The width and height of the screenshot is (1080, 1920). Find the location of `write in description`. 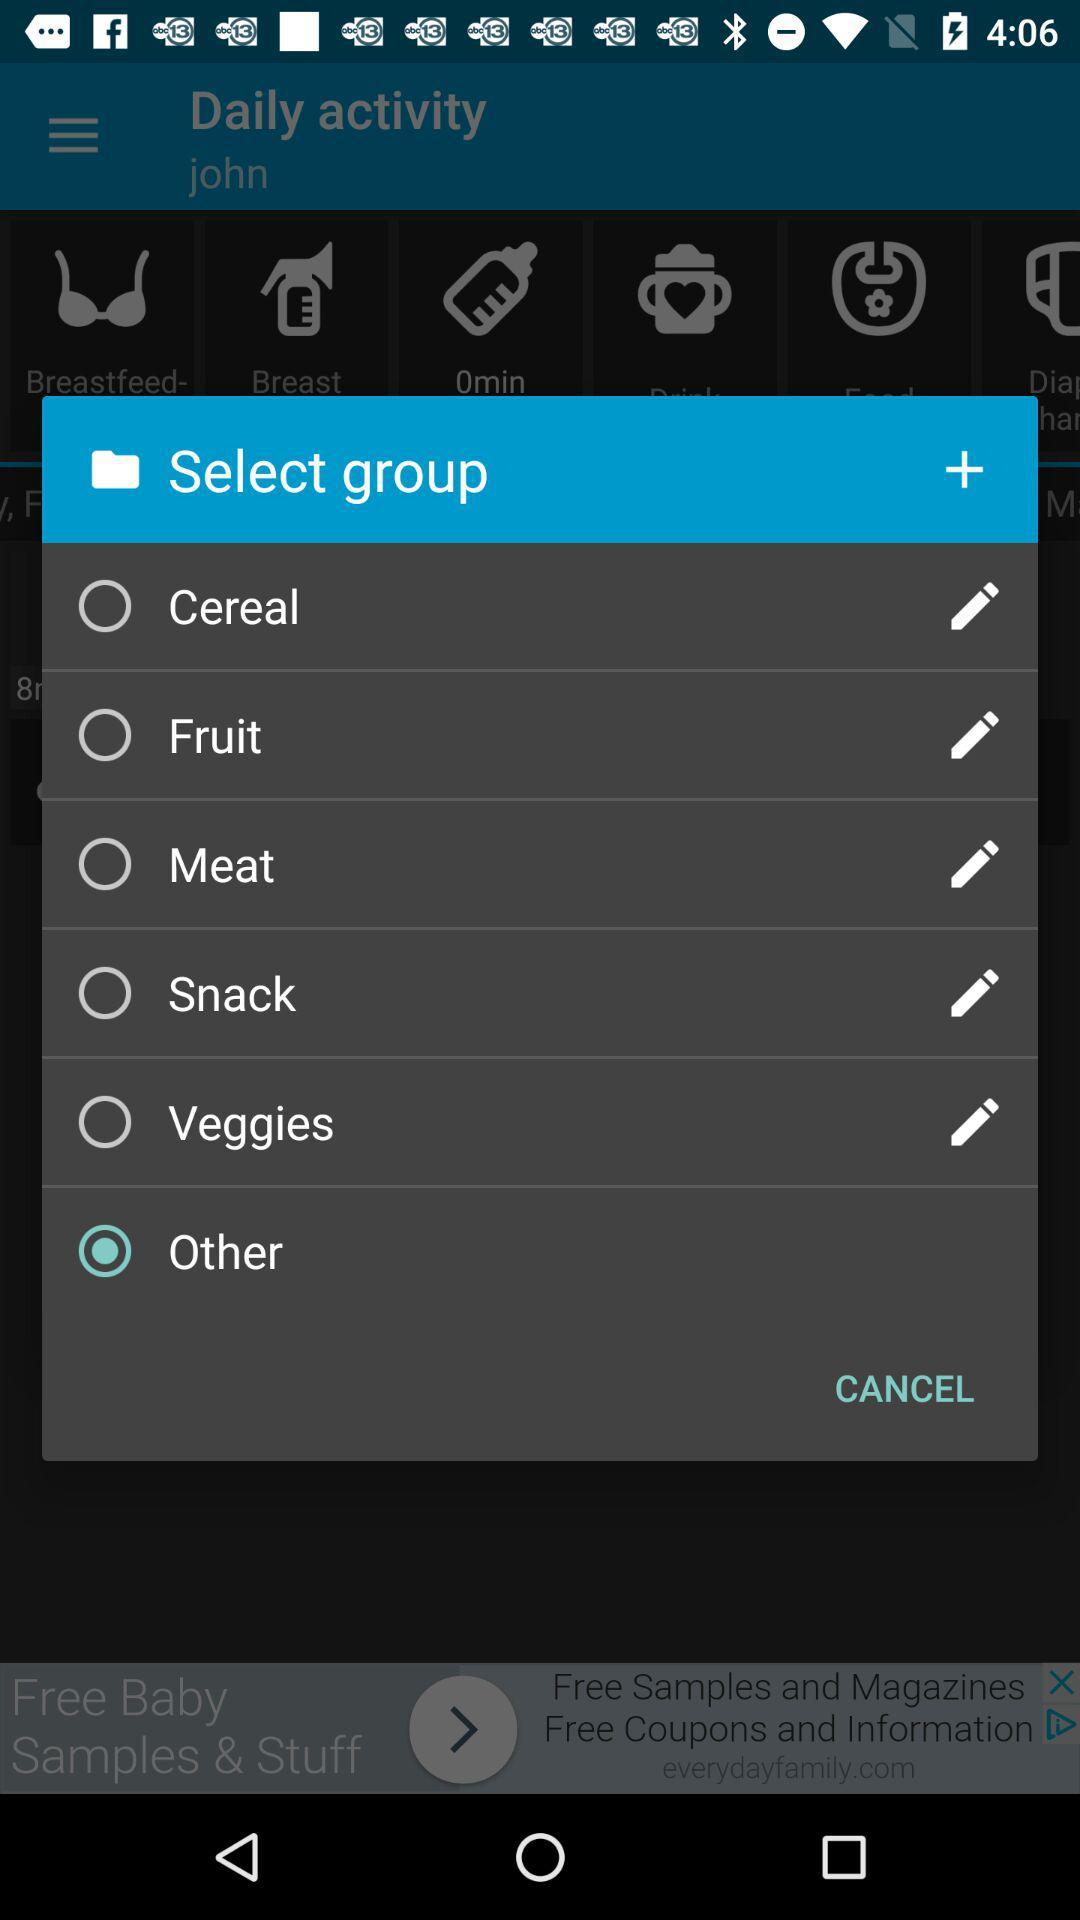

write in description is located at coordinates (974, 1122).